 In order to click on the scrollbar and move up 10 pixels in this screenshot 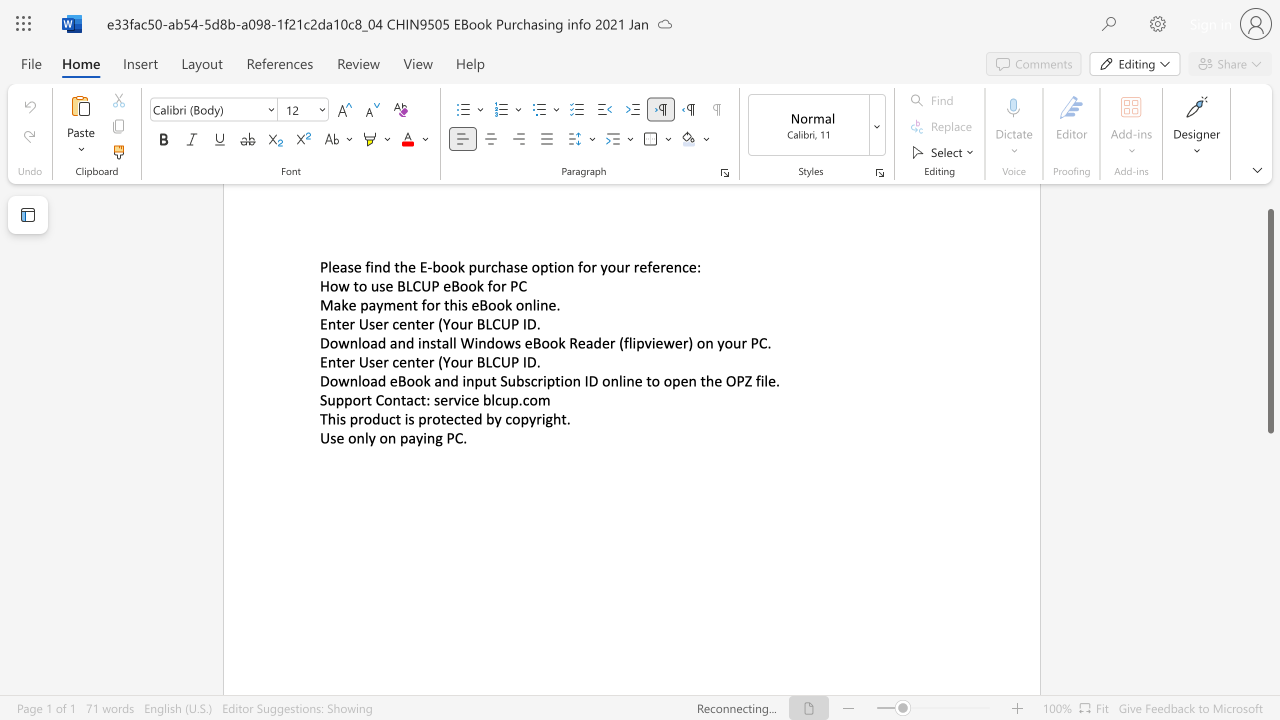, I will do `click(1269, 320)`.